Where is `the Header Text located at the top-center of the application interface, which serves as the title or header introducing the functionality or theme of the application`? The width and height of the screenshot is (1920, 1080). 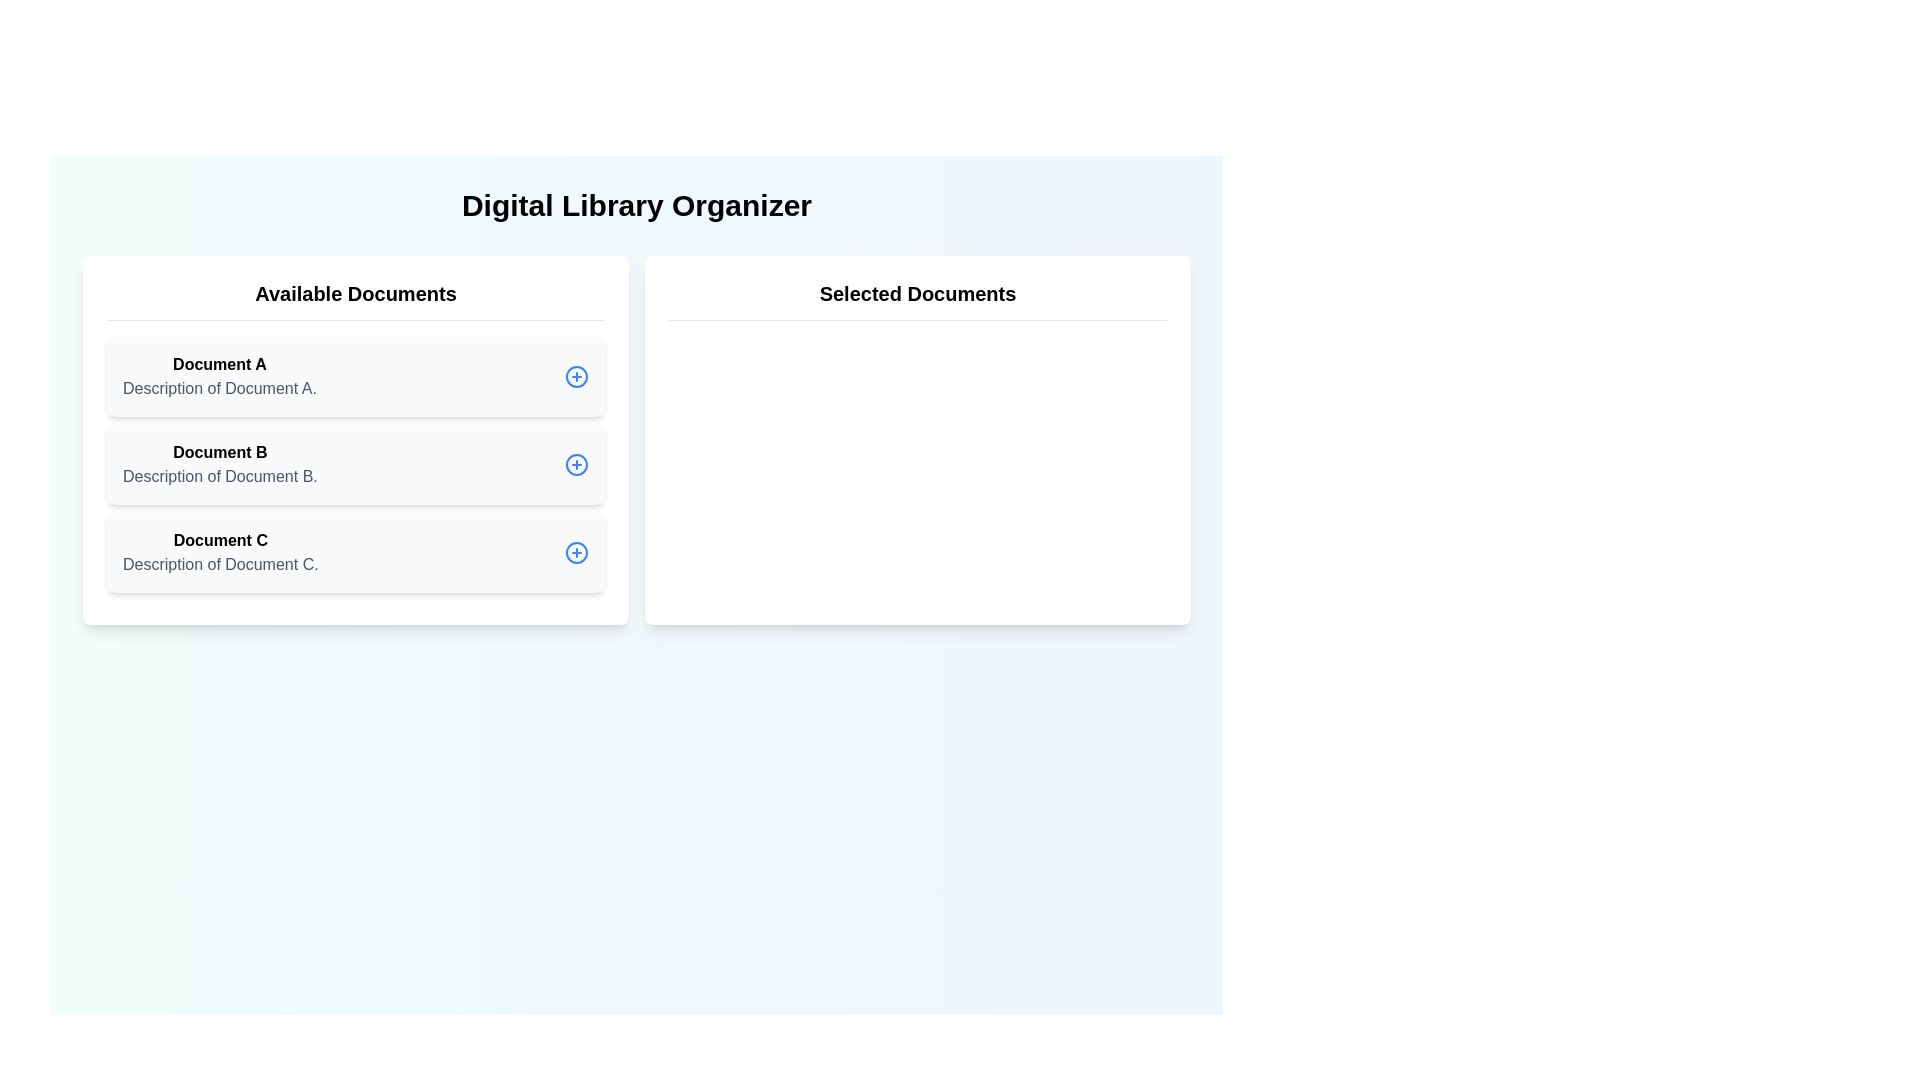
the Header Text located at the top-center of the application interface, which serves as the title or header introducing the functionality or theme of the application is located at coordinates (636, 205).